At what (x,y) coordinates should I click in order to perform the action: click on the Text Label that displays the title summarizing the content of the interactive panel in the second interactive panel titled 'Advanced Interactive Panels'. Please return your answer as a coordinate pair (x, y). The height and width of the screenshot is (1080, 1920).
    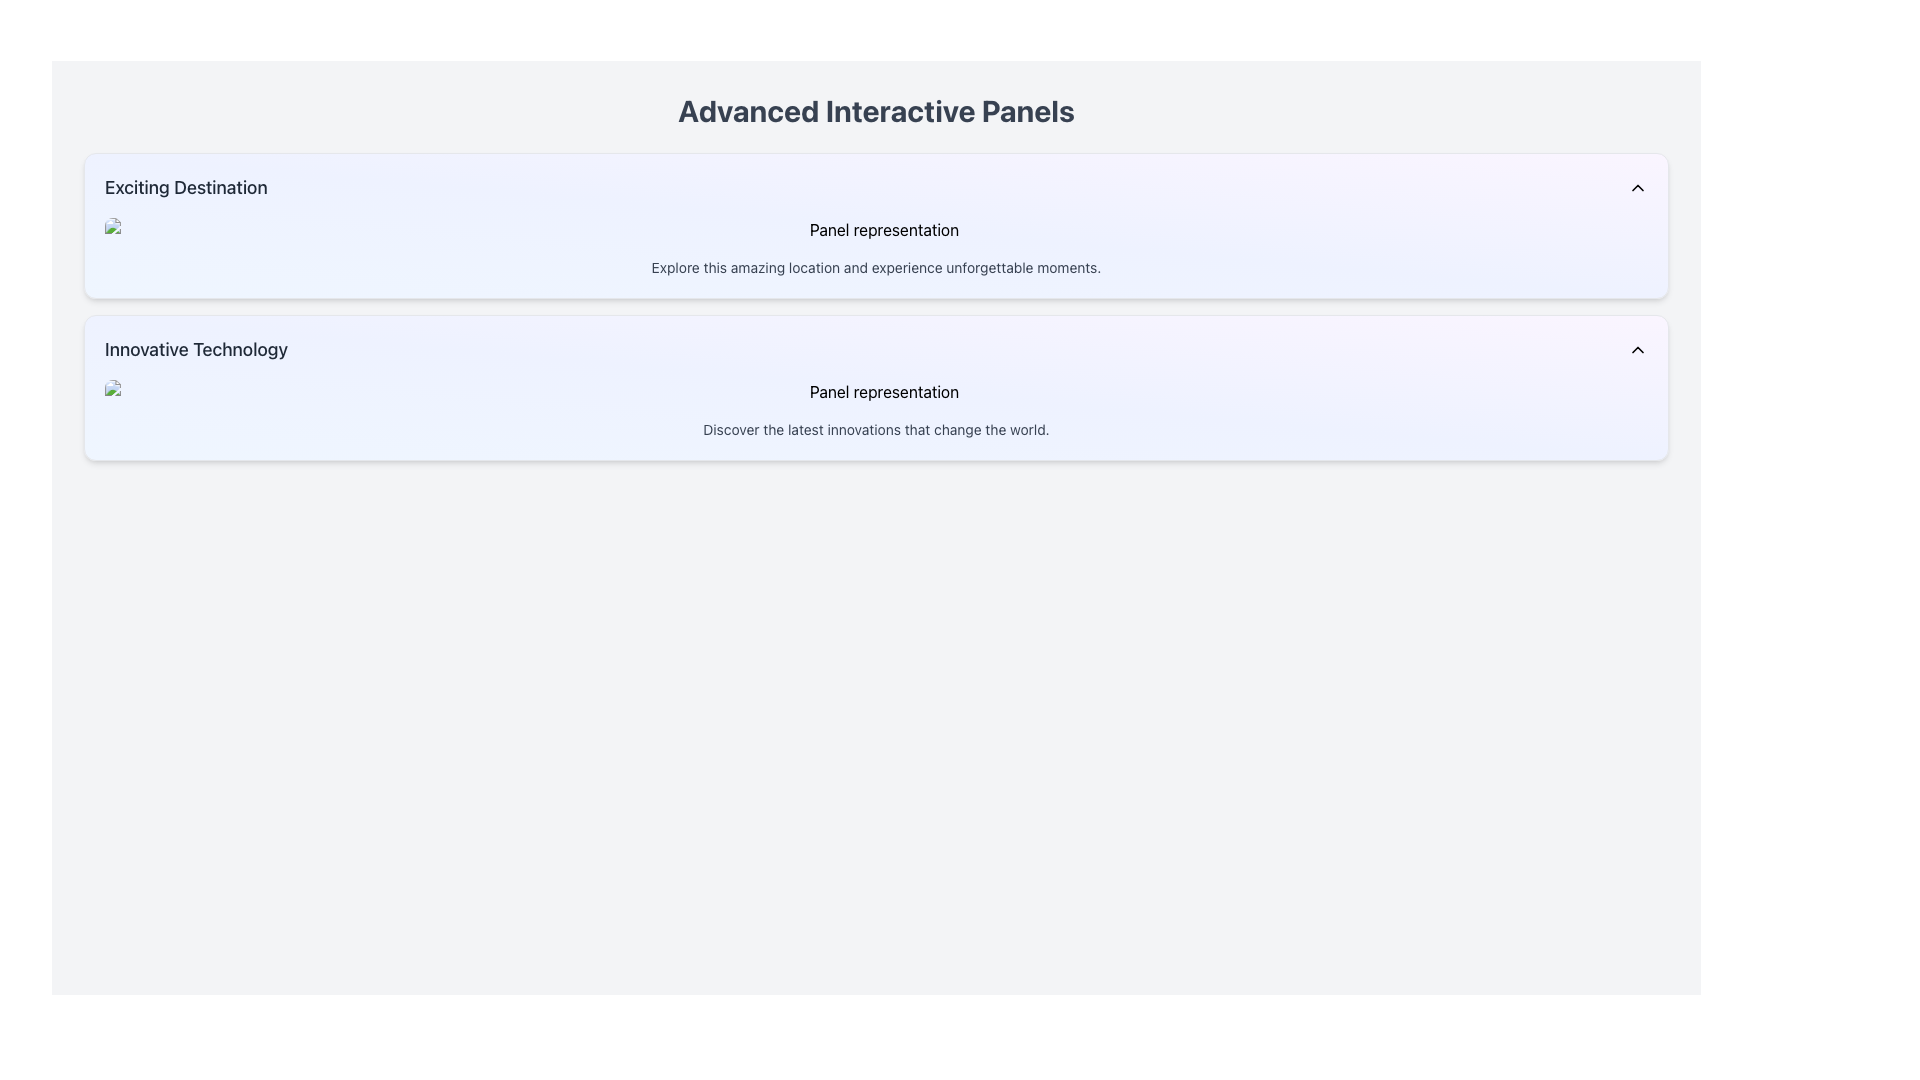
    Looking at the image, I should click on (196, 349).